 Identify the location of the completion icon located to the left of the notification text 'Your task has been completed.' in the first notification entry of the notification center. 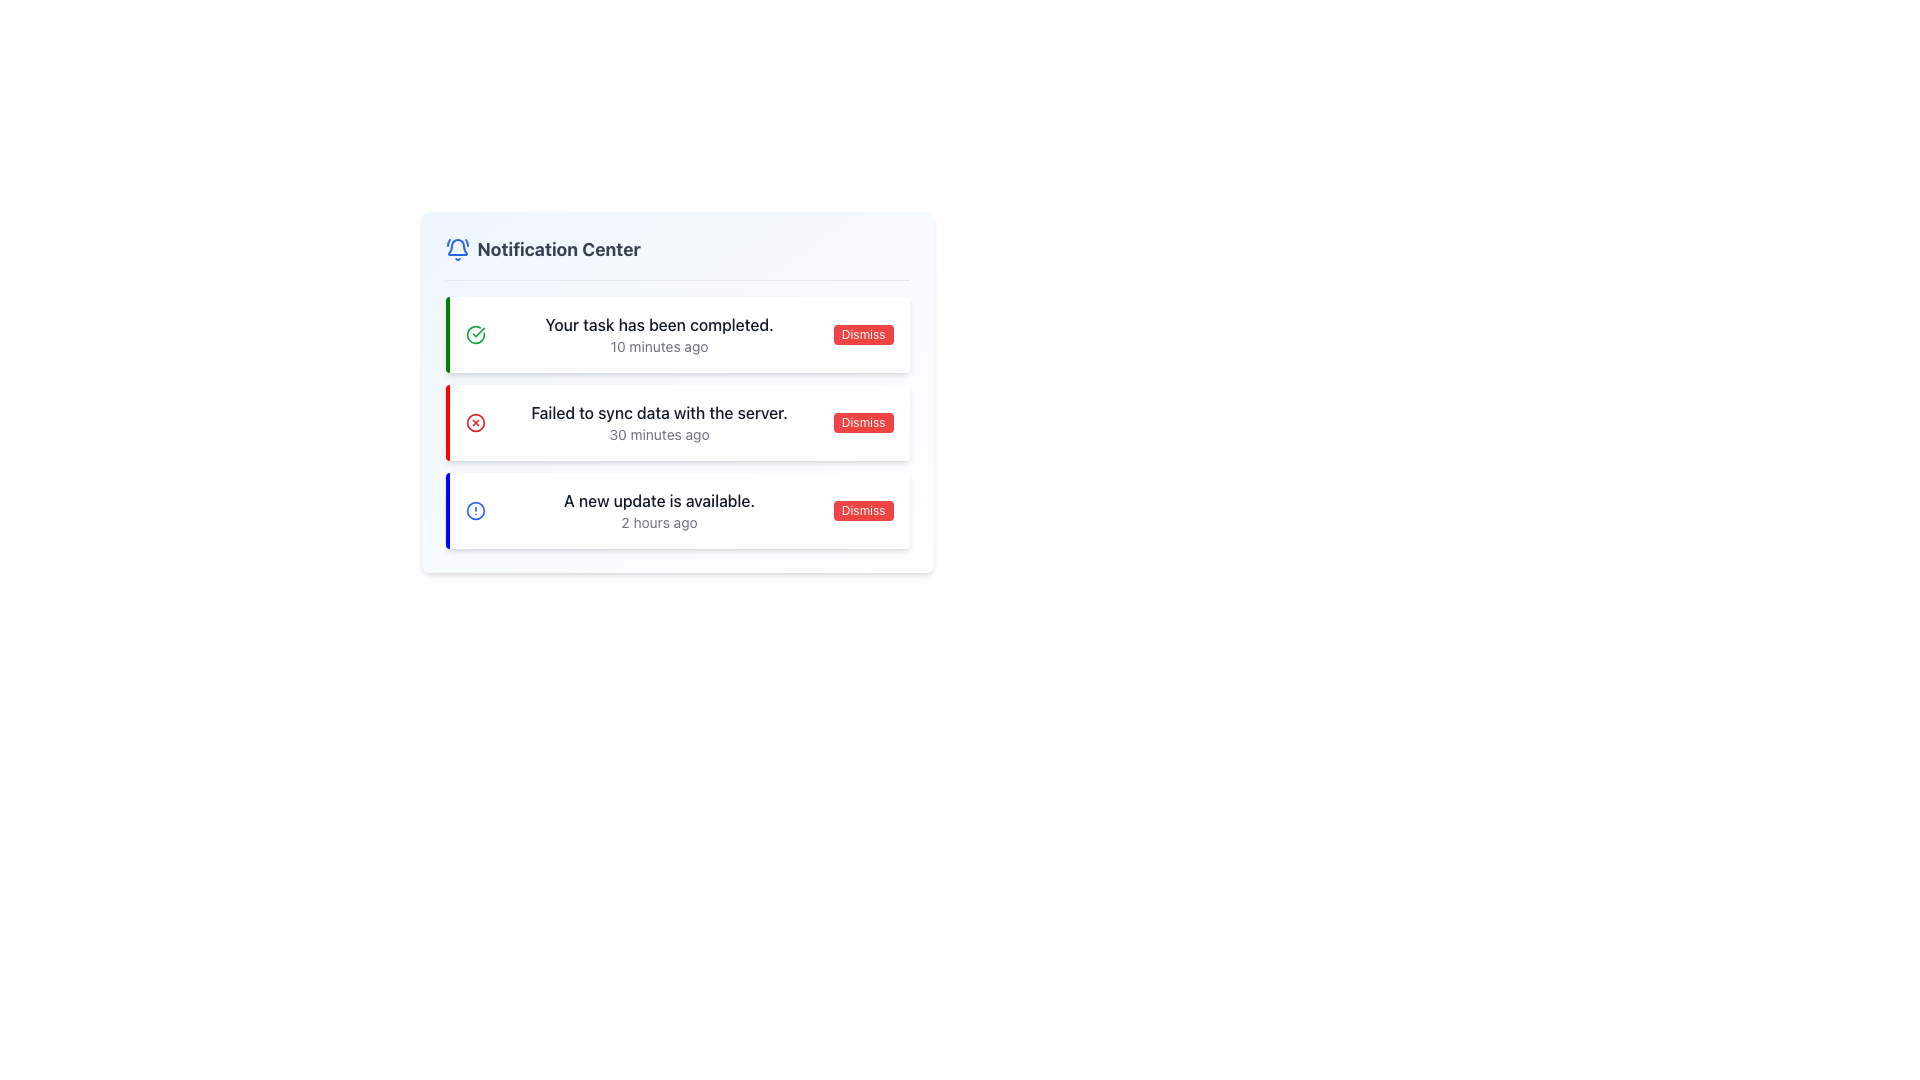
(474, 334).